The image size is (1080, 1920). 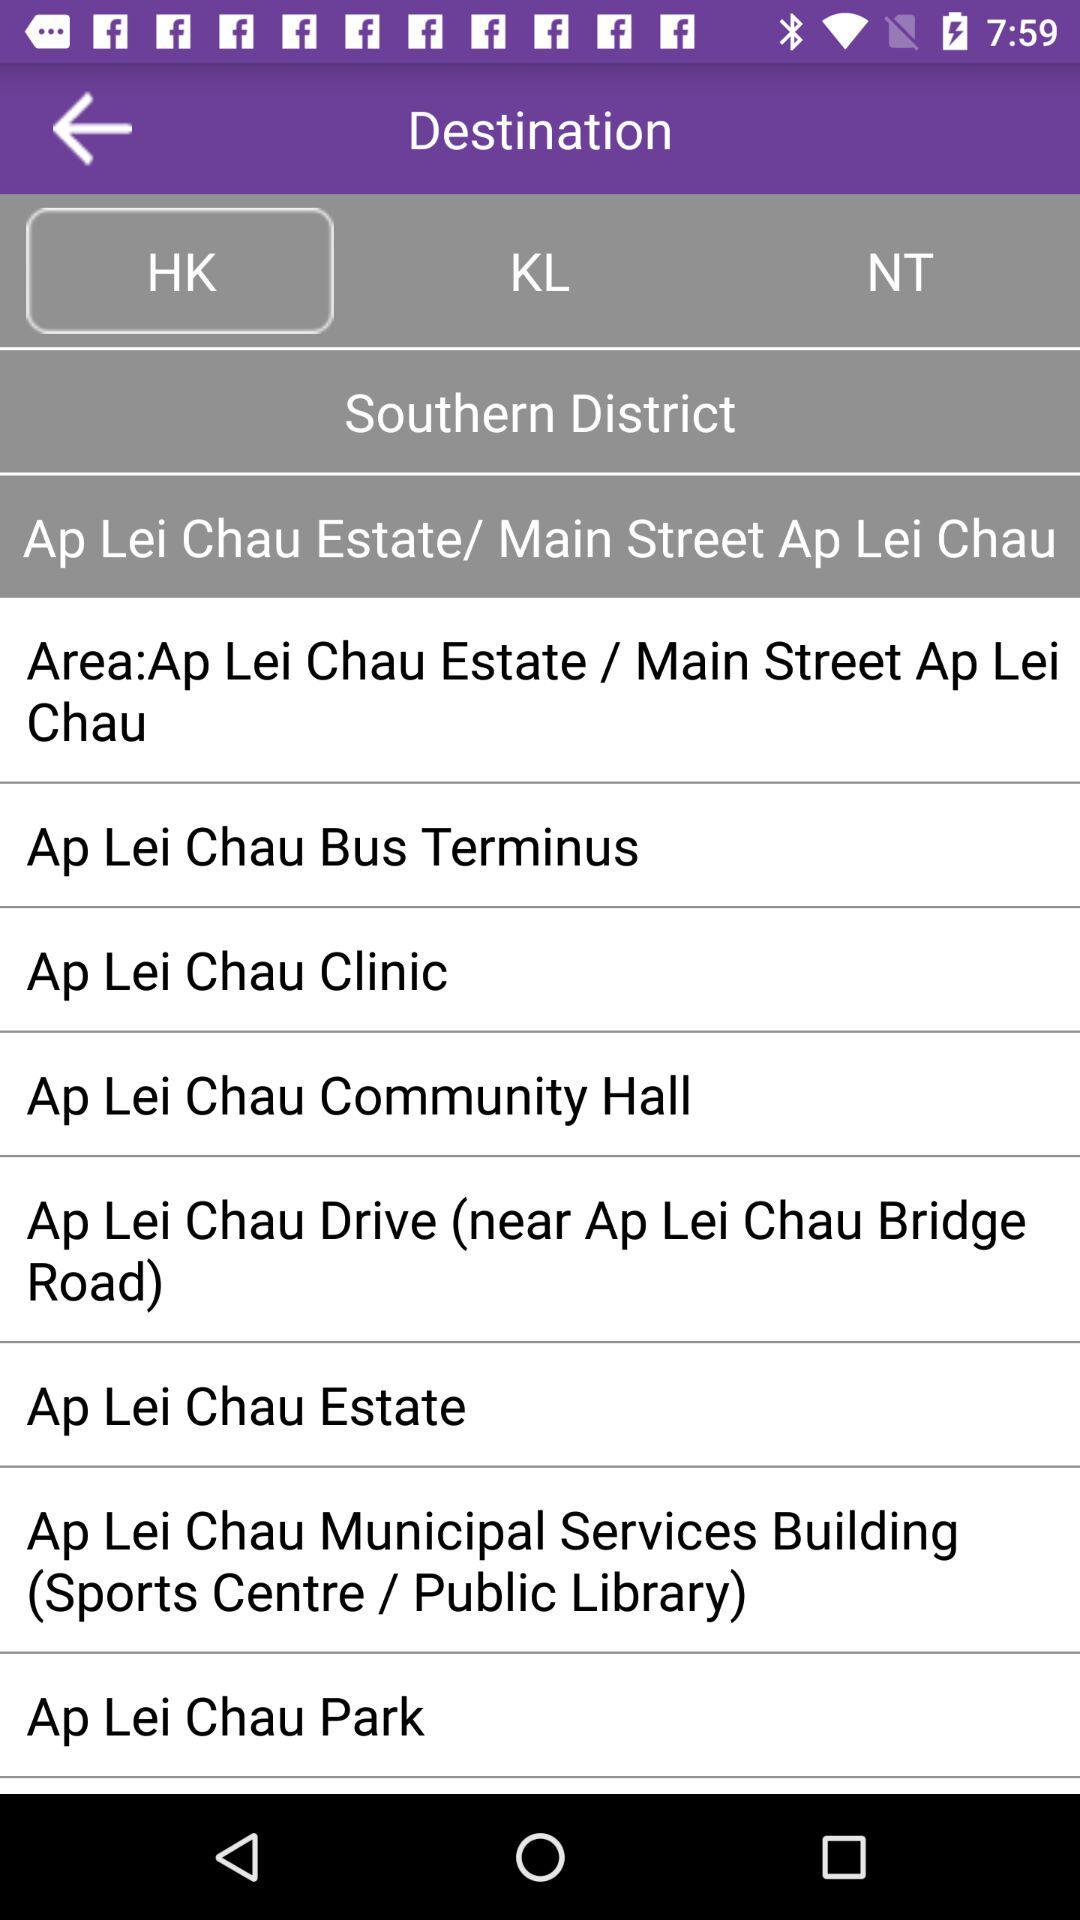 I want to click on the app below ap lei chau app, so click(x=540, y=689).